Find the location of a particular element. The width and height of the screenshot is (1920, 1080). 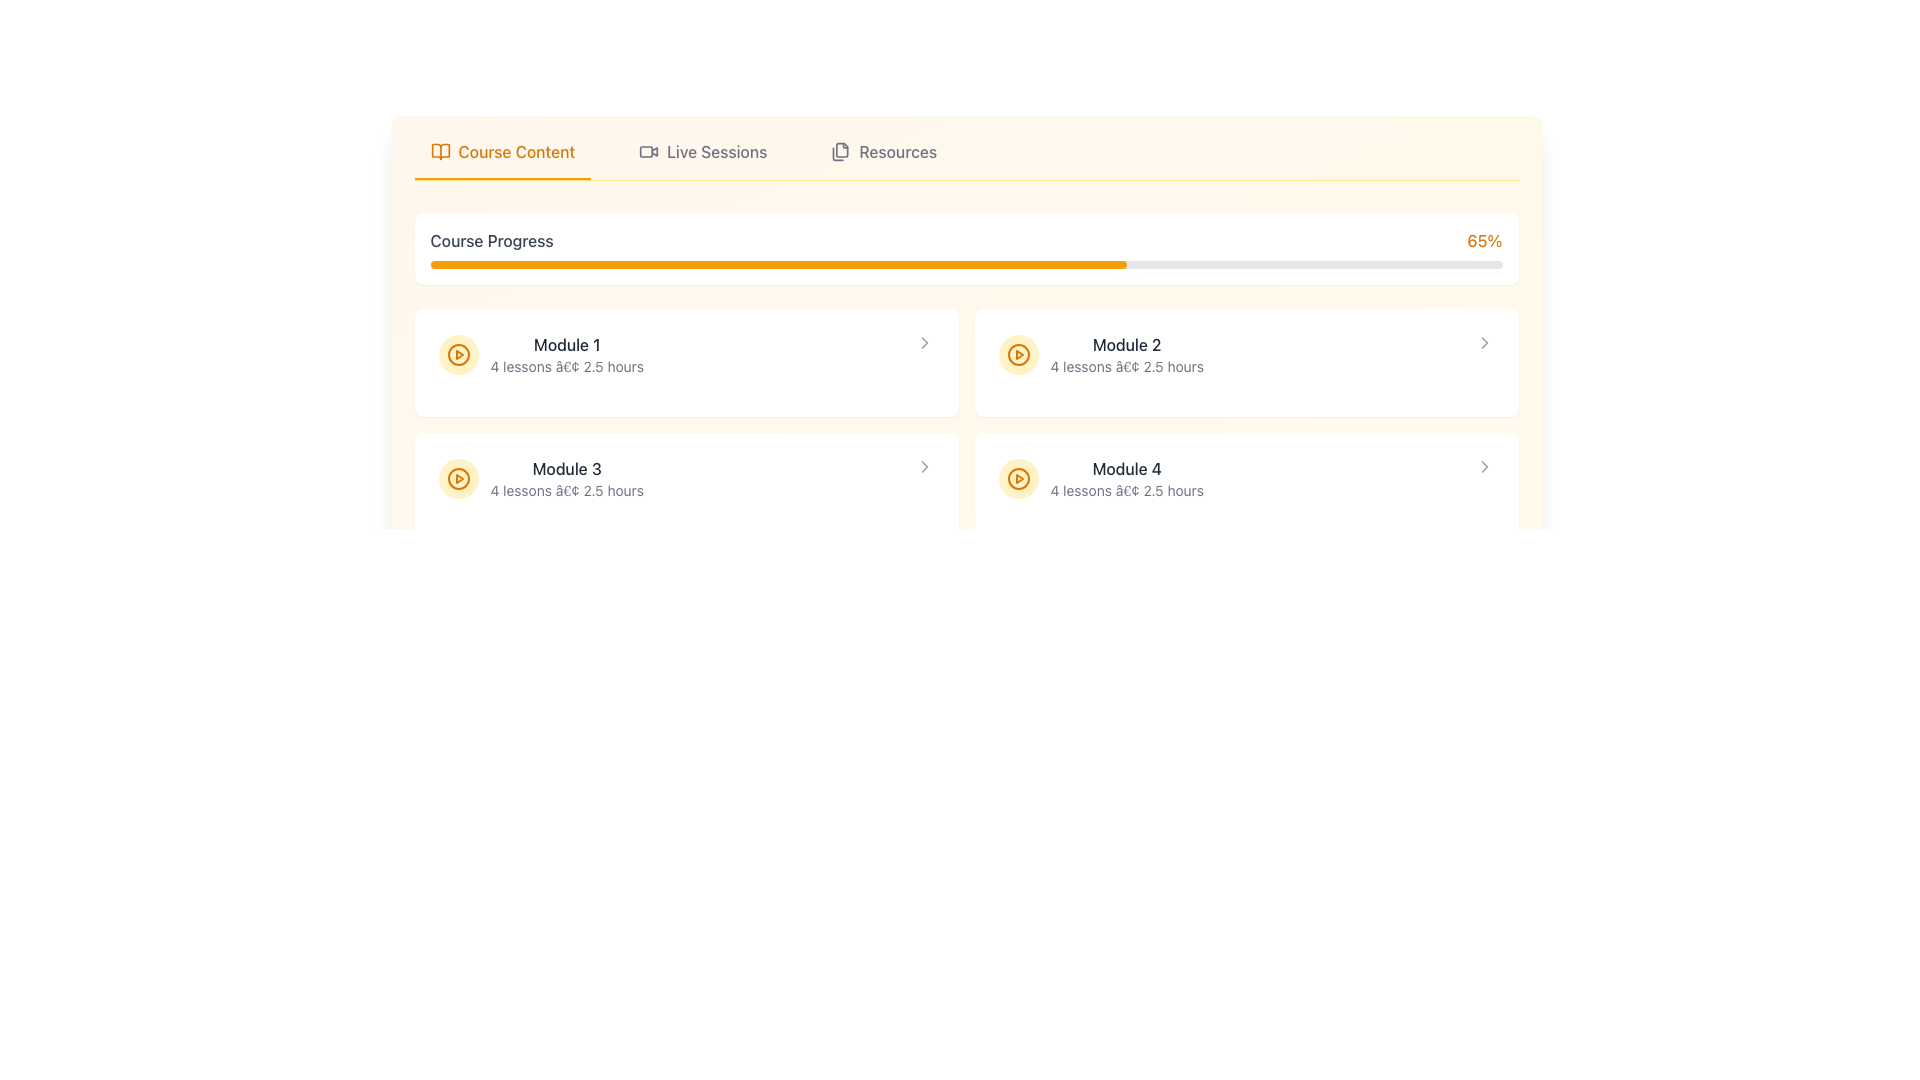

the play icon in the 'Module 4' grouped UI component located at the bottom right of the interface to start the module's content is located at coordinates (1245, 478).